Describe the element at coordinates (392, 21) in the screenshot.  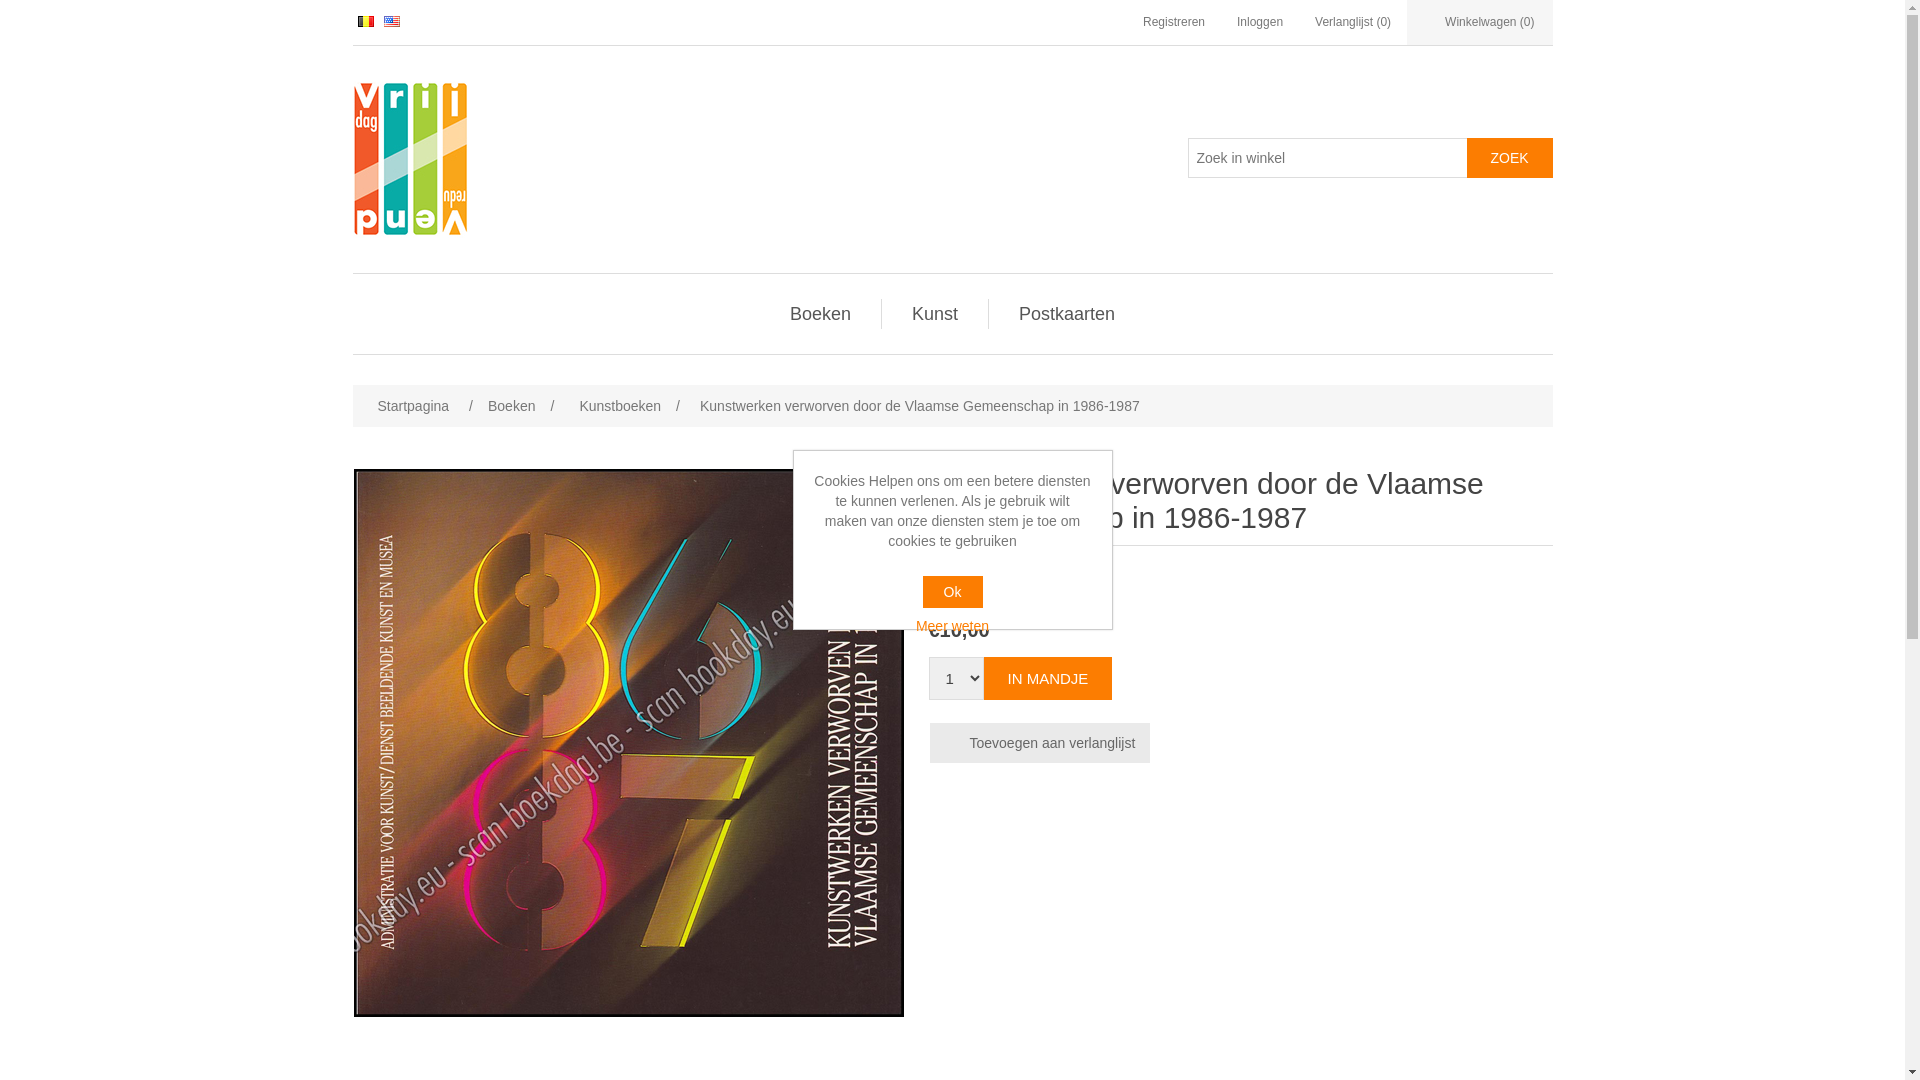
I see `'English'` at that location.